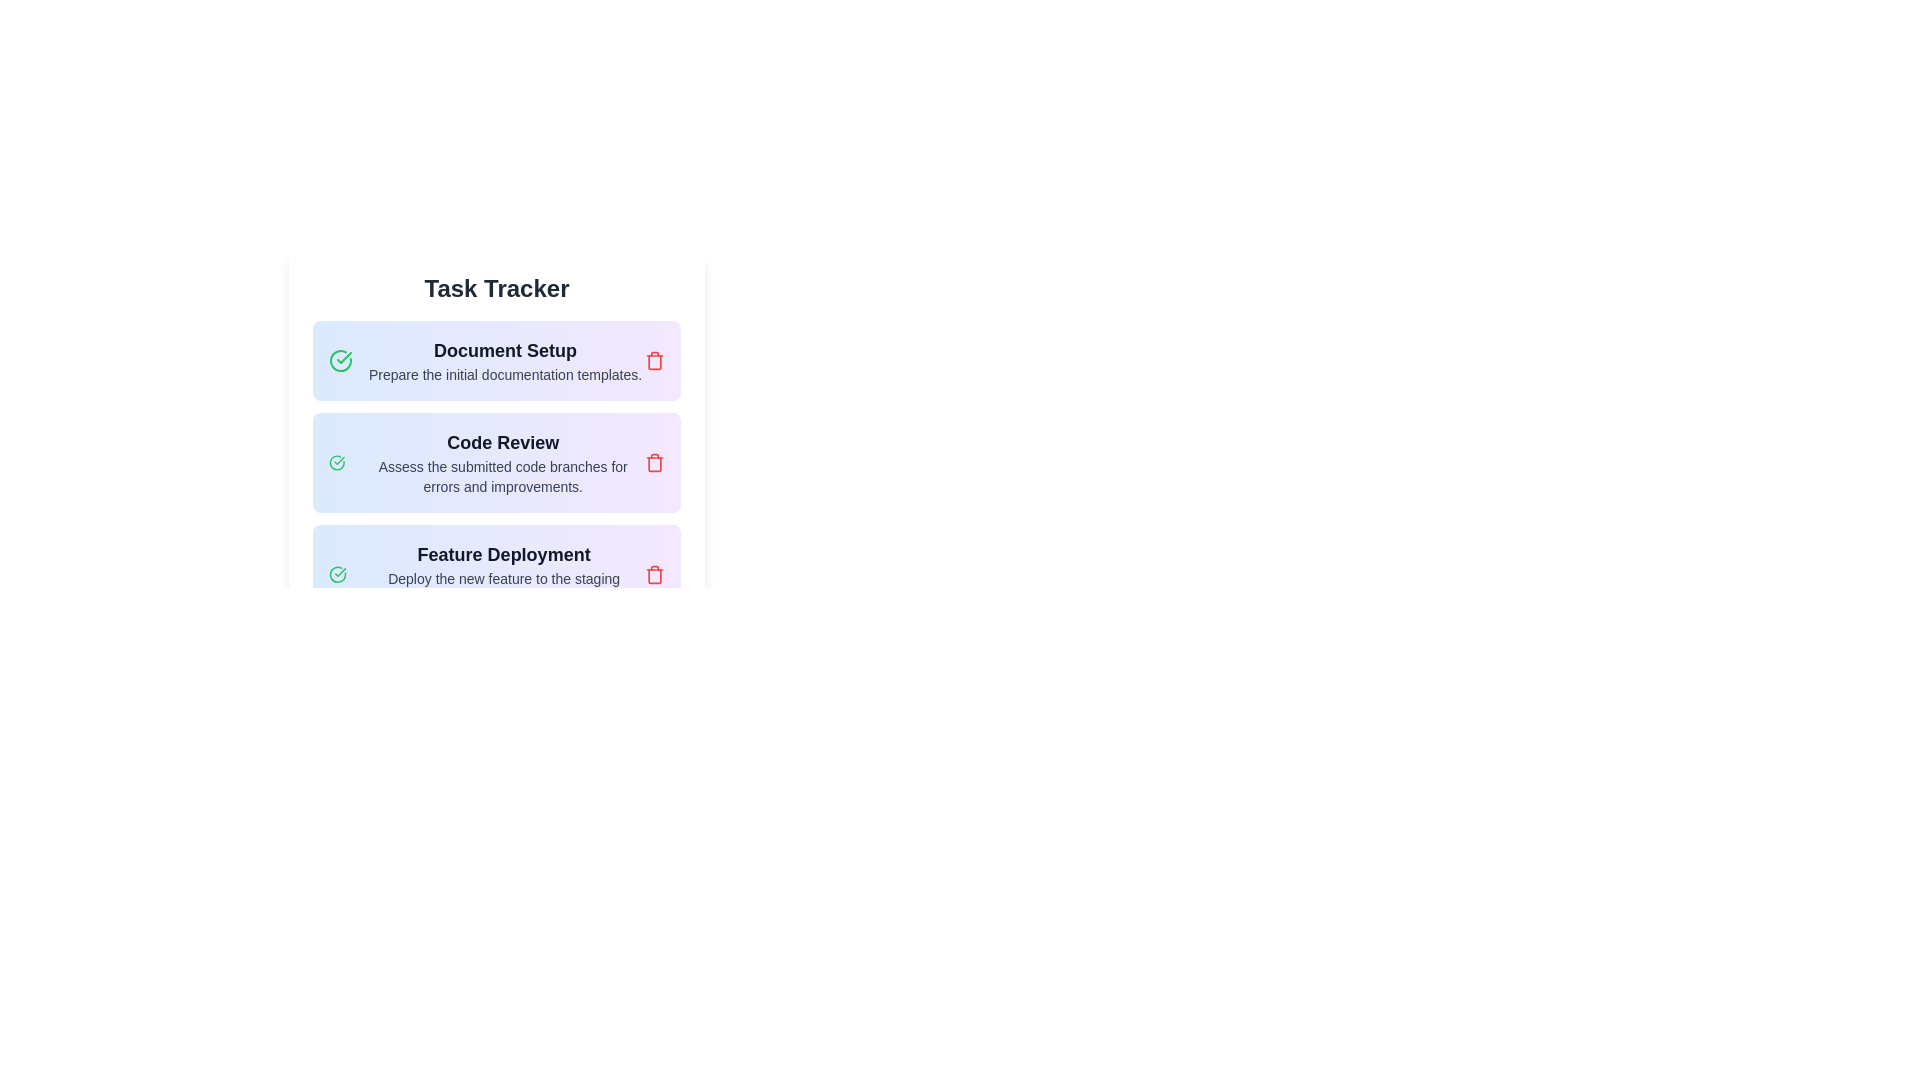 The height and width of the screenshot is (1080, 1920). Describe the element at coordinates (505, 361) in the screenshot. I see `the informational text block titled 'Document Setup' that provides details on preparing initial documentation templates, located under the 'Task Tracker' heading` at that location.